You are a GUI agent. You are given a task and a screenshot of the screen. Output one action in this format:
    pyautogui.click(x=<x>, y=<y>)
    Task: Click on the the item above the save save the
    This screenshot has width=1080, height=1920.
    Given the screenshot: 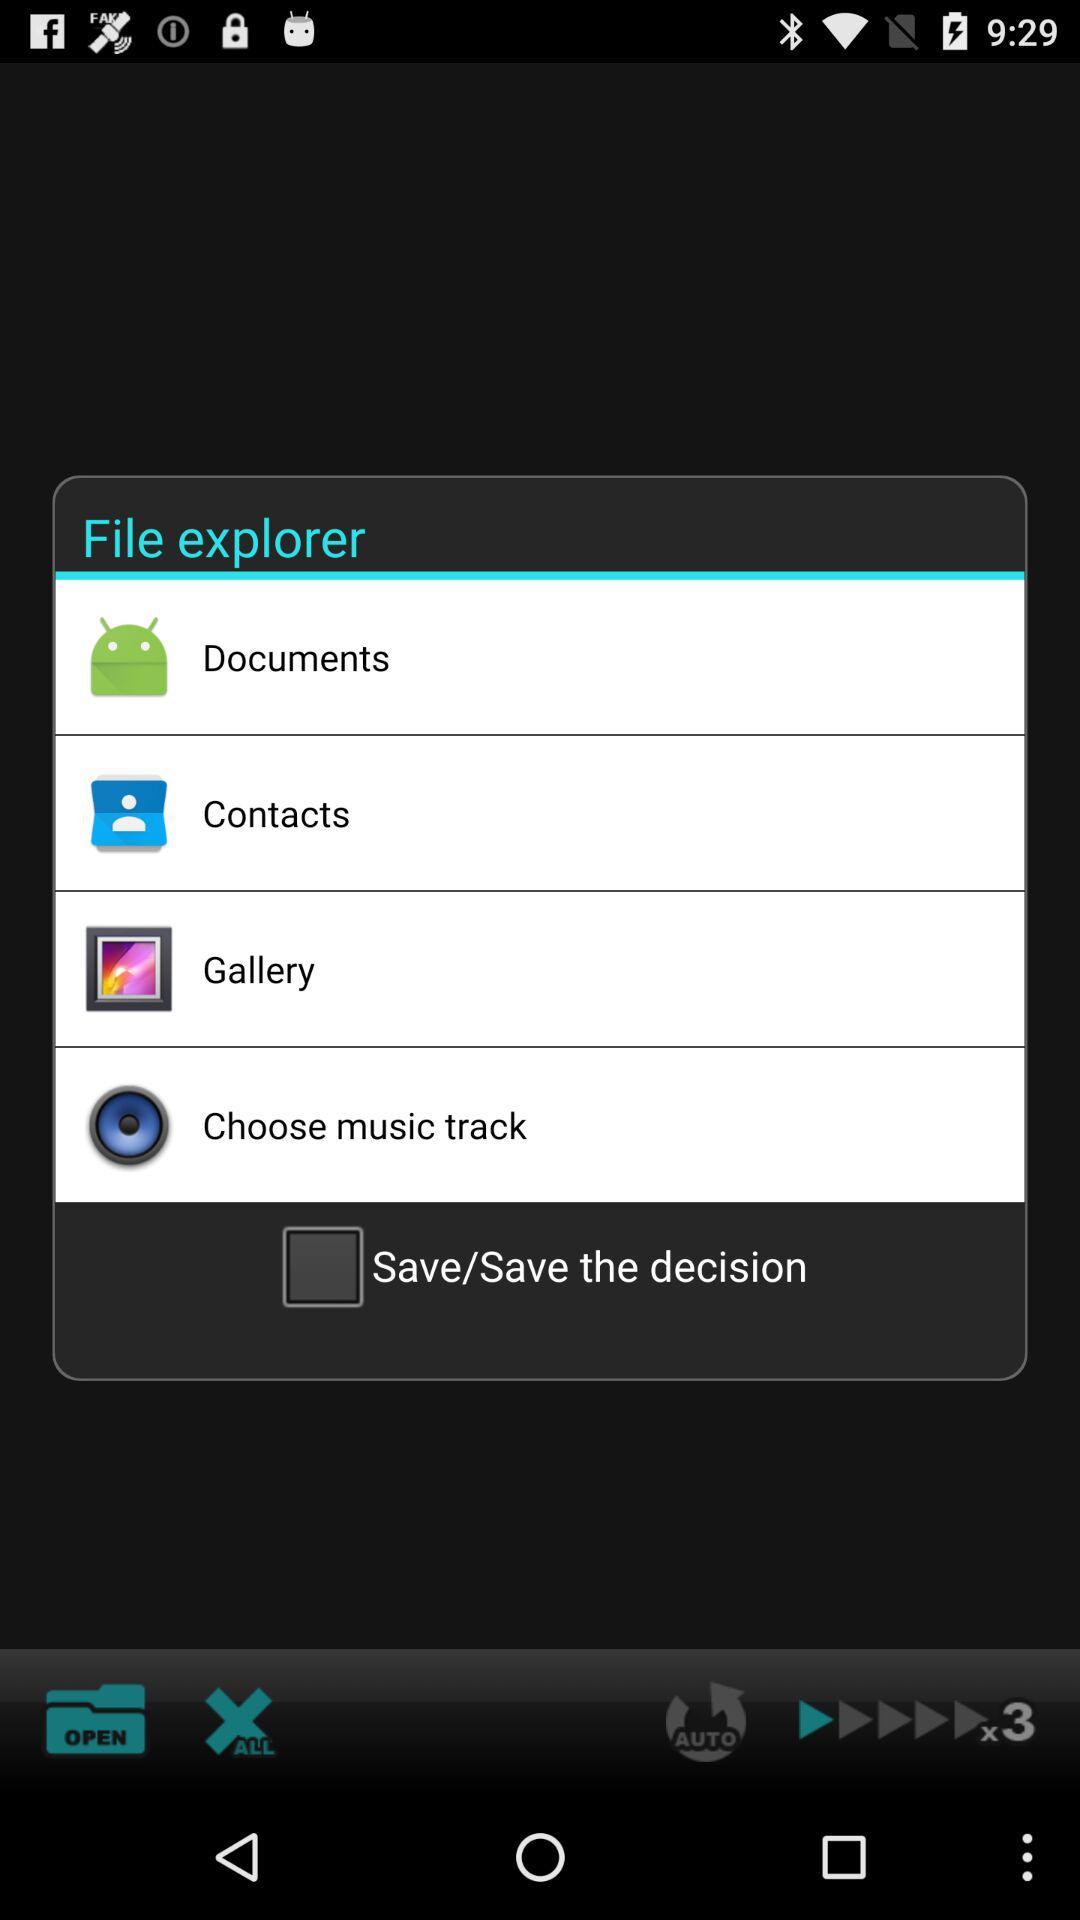 What is the action you would take?
    pyautogui.click(x=586, y=1124)
    